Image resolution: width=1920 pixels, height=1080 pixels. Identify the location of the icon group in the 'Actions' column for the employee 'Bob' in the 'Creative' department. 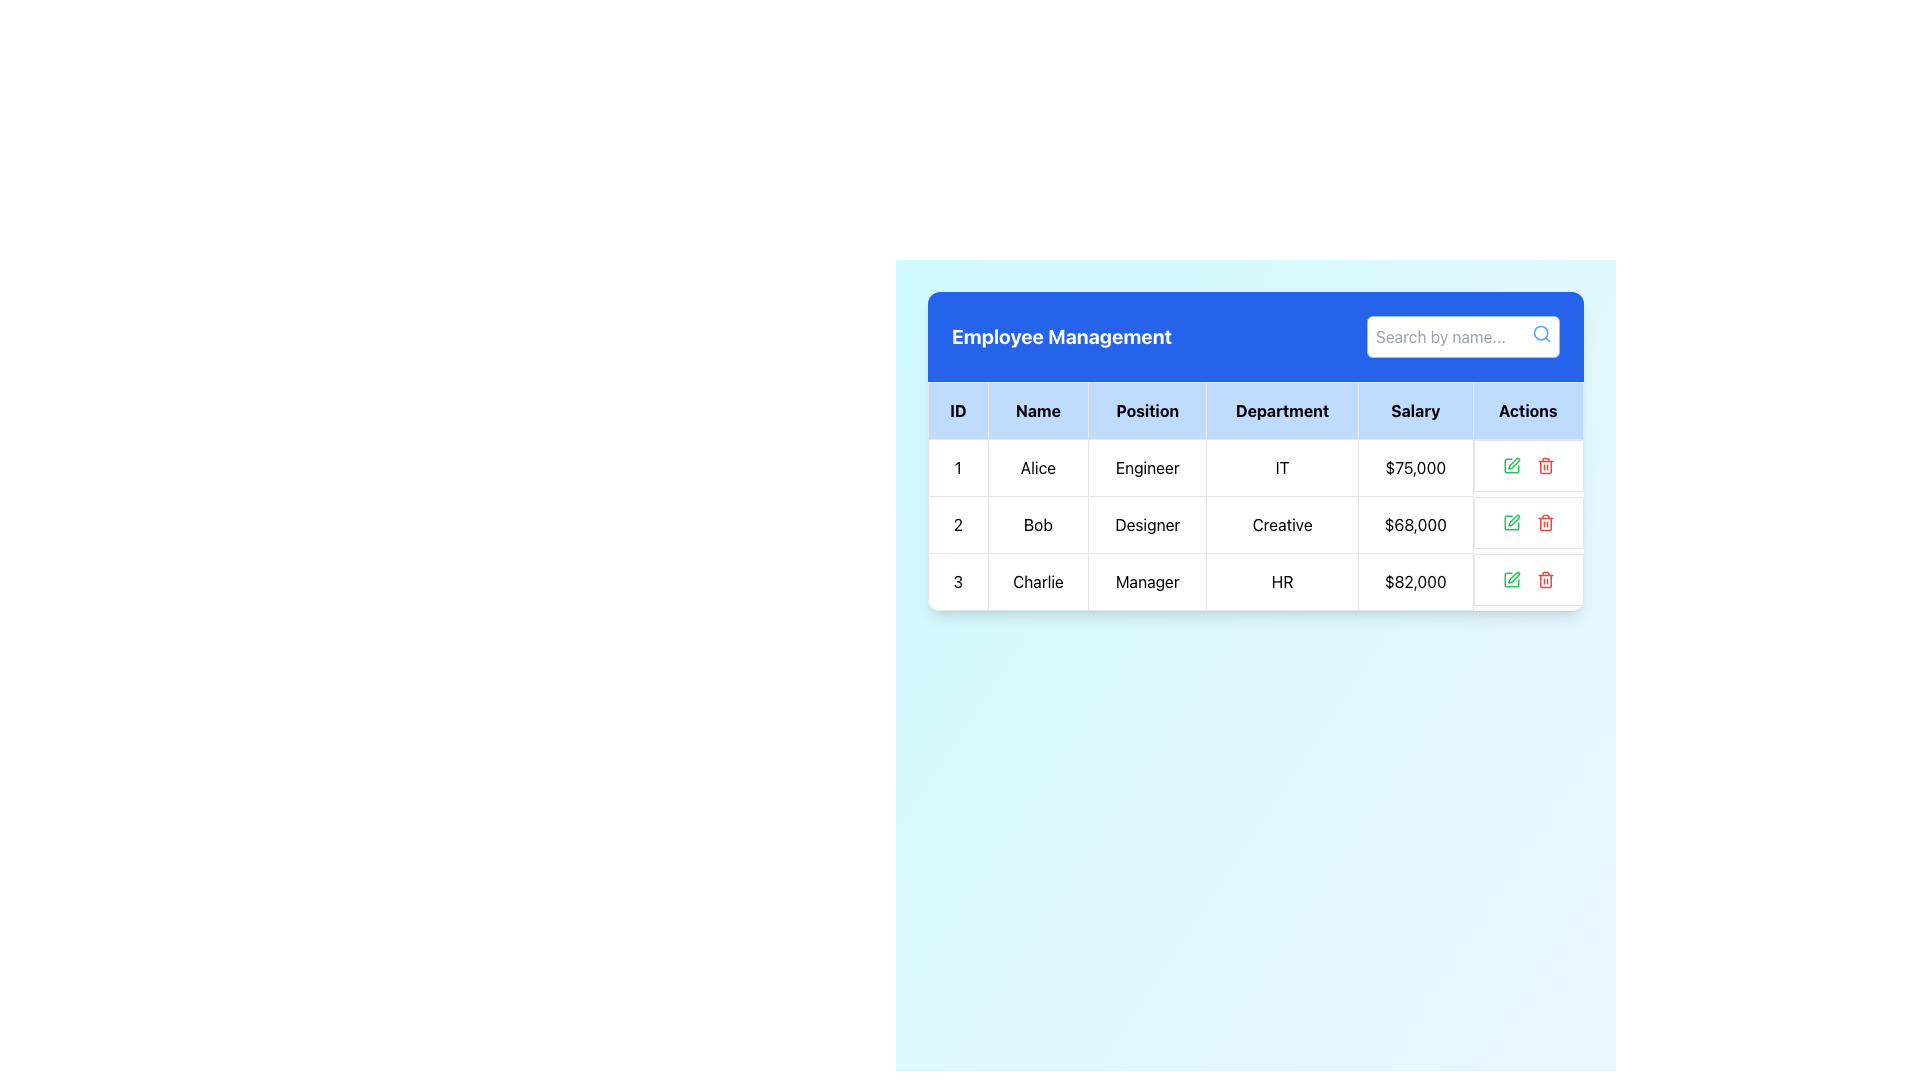
(1527, 521).